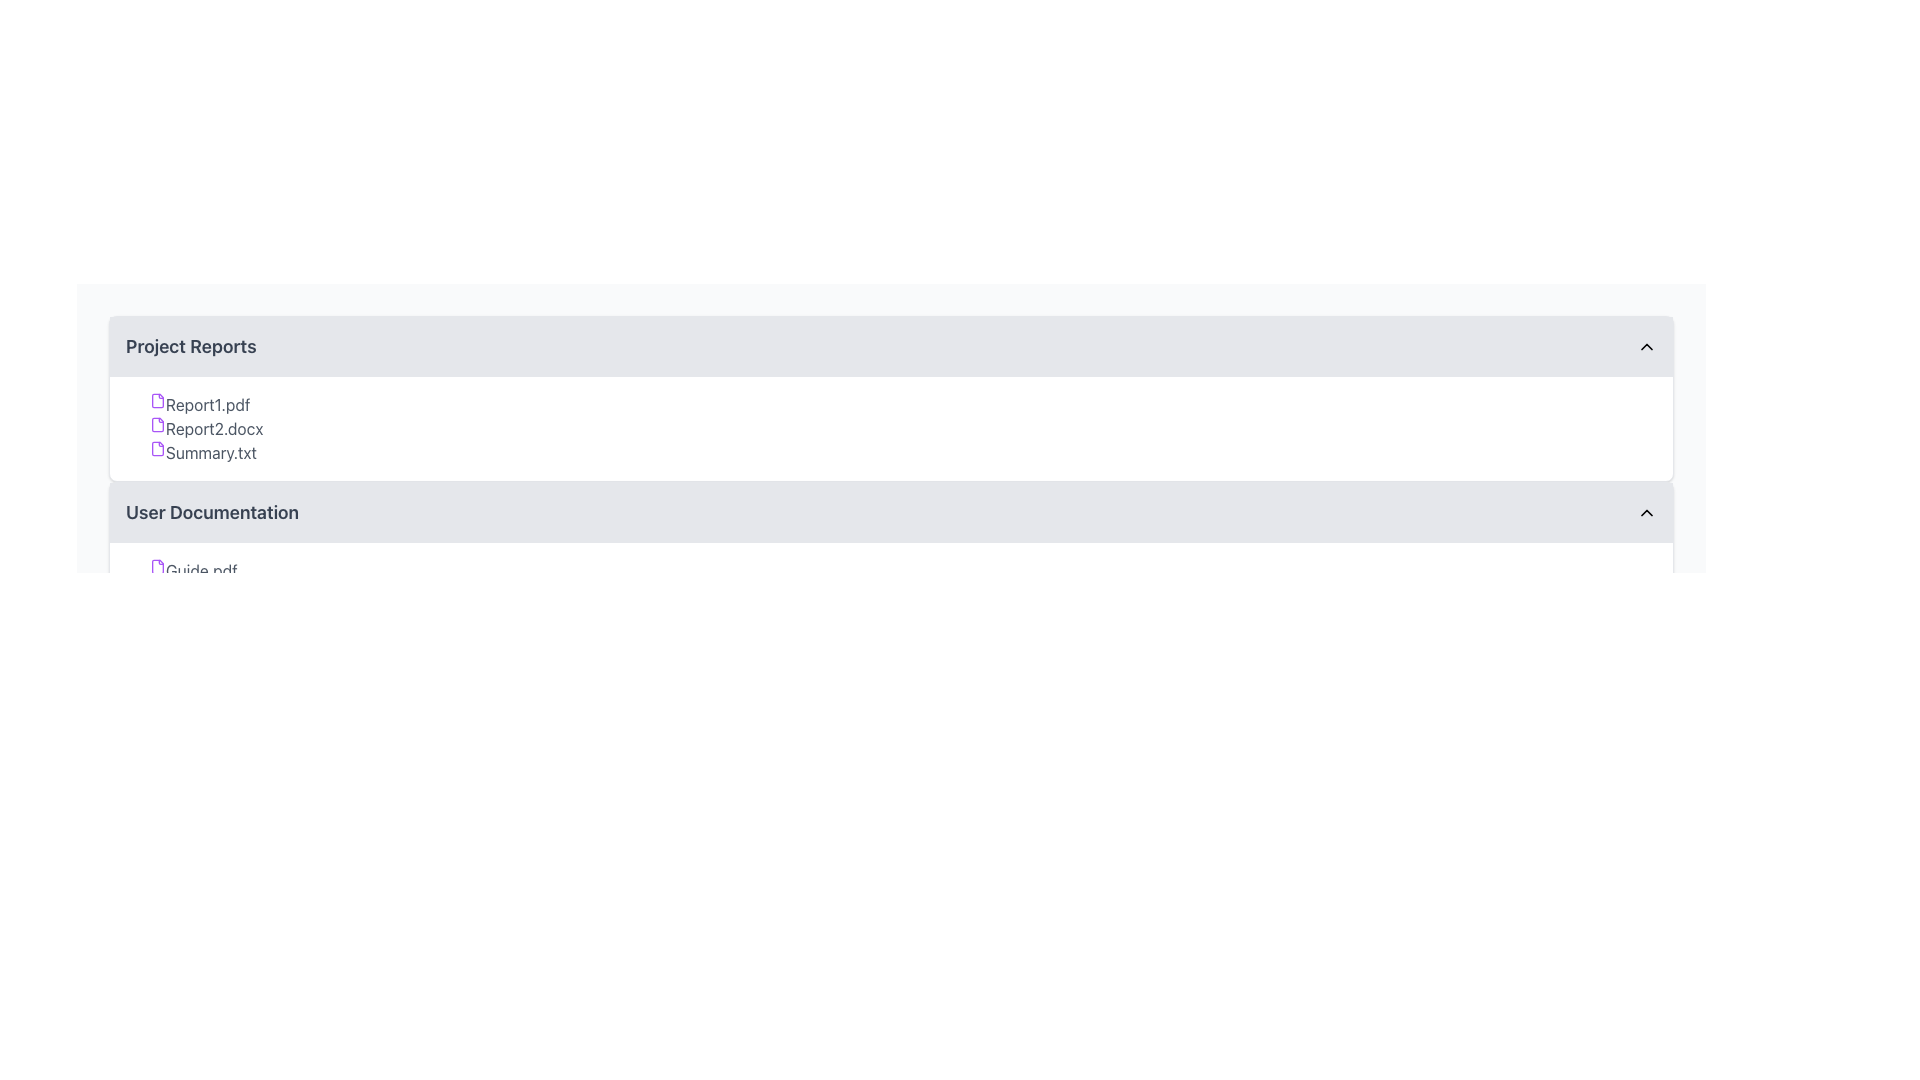 Image resolution: width=1920 pixels, height=1080 pixels. What do you see at coordinates (157, 447) in the screenshot?
I see `the graphical icon representing a file with a purple outline, located next to the text 'Summary.txt' in the 'Project Reports' section` at bounding box center [157, 447].